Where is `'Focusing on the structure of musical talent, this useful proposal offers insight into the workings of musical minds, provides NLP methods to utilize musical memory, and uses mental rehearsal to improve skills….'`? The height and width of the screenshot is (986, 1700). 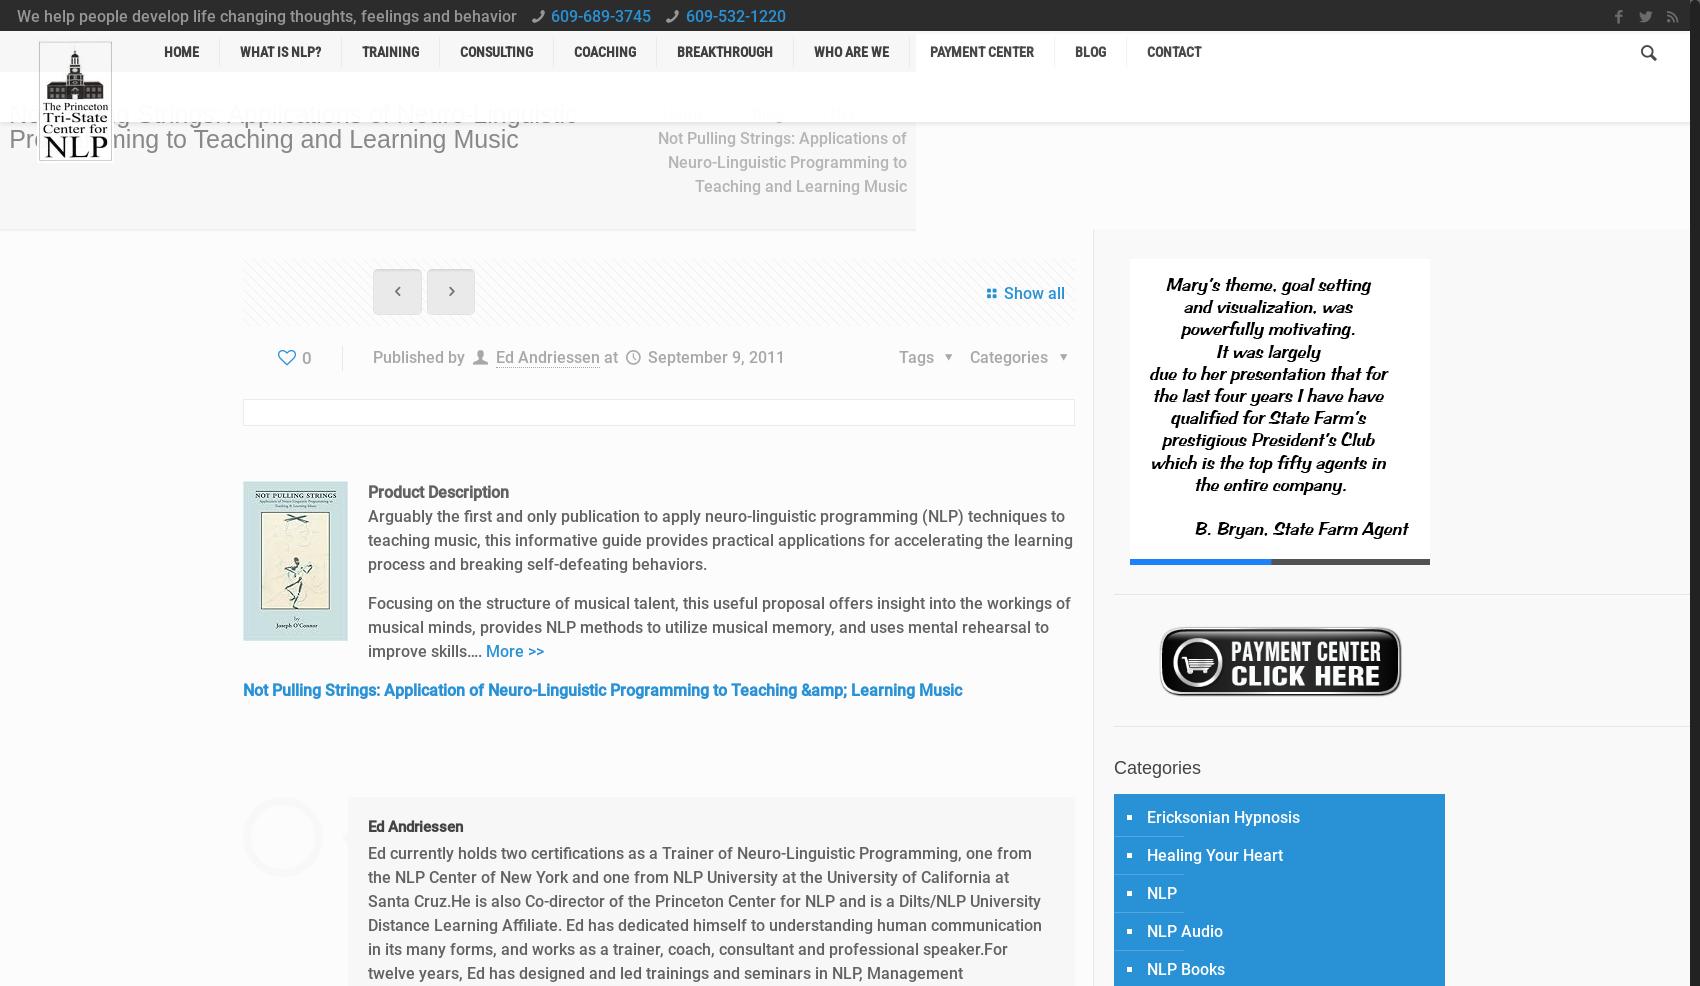
'Focusing on the structure of musical talent, this useful proposal offers insight into the workings of musical minds, provides NLP methods to utilize musical memory, and uses mental rehearsal to improve skills….' is located at coordinates (367, 627).